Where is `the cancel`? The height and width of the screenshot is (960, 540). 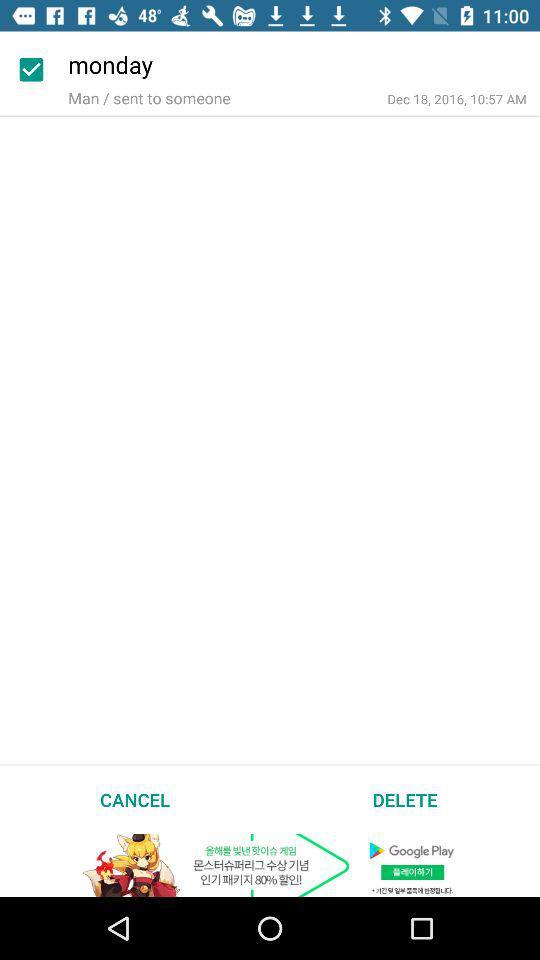
the cancel is located at coordinates (135, 799).